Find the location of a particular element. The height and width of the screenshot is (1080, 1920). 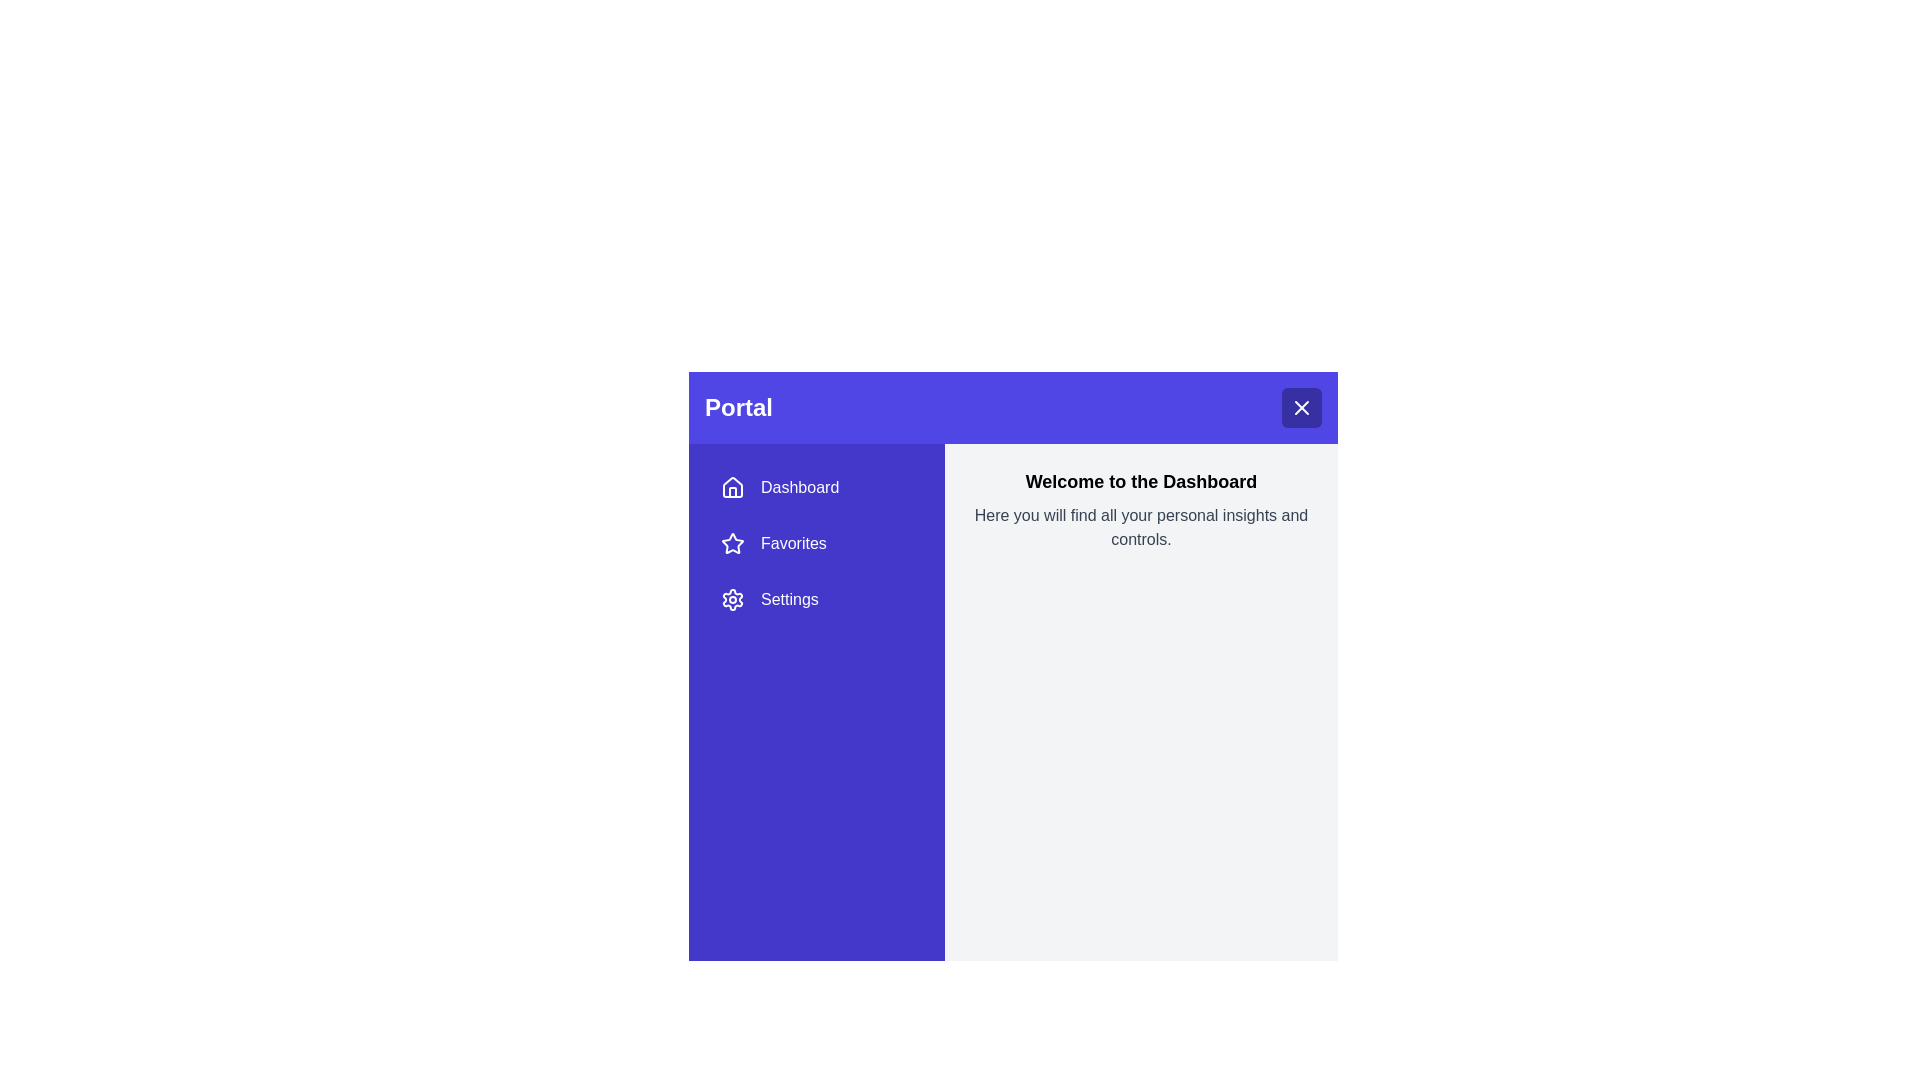

the close button located in the top-right corner of the purple header bar labeled 'Portal' is located at coordinates (1301, 407).